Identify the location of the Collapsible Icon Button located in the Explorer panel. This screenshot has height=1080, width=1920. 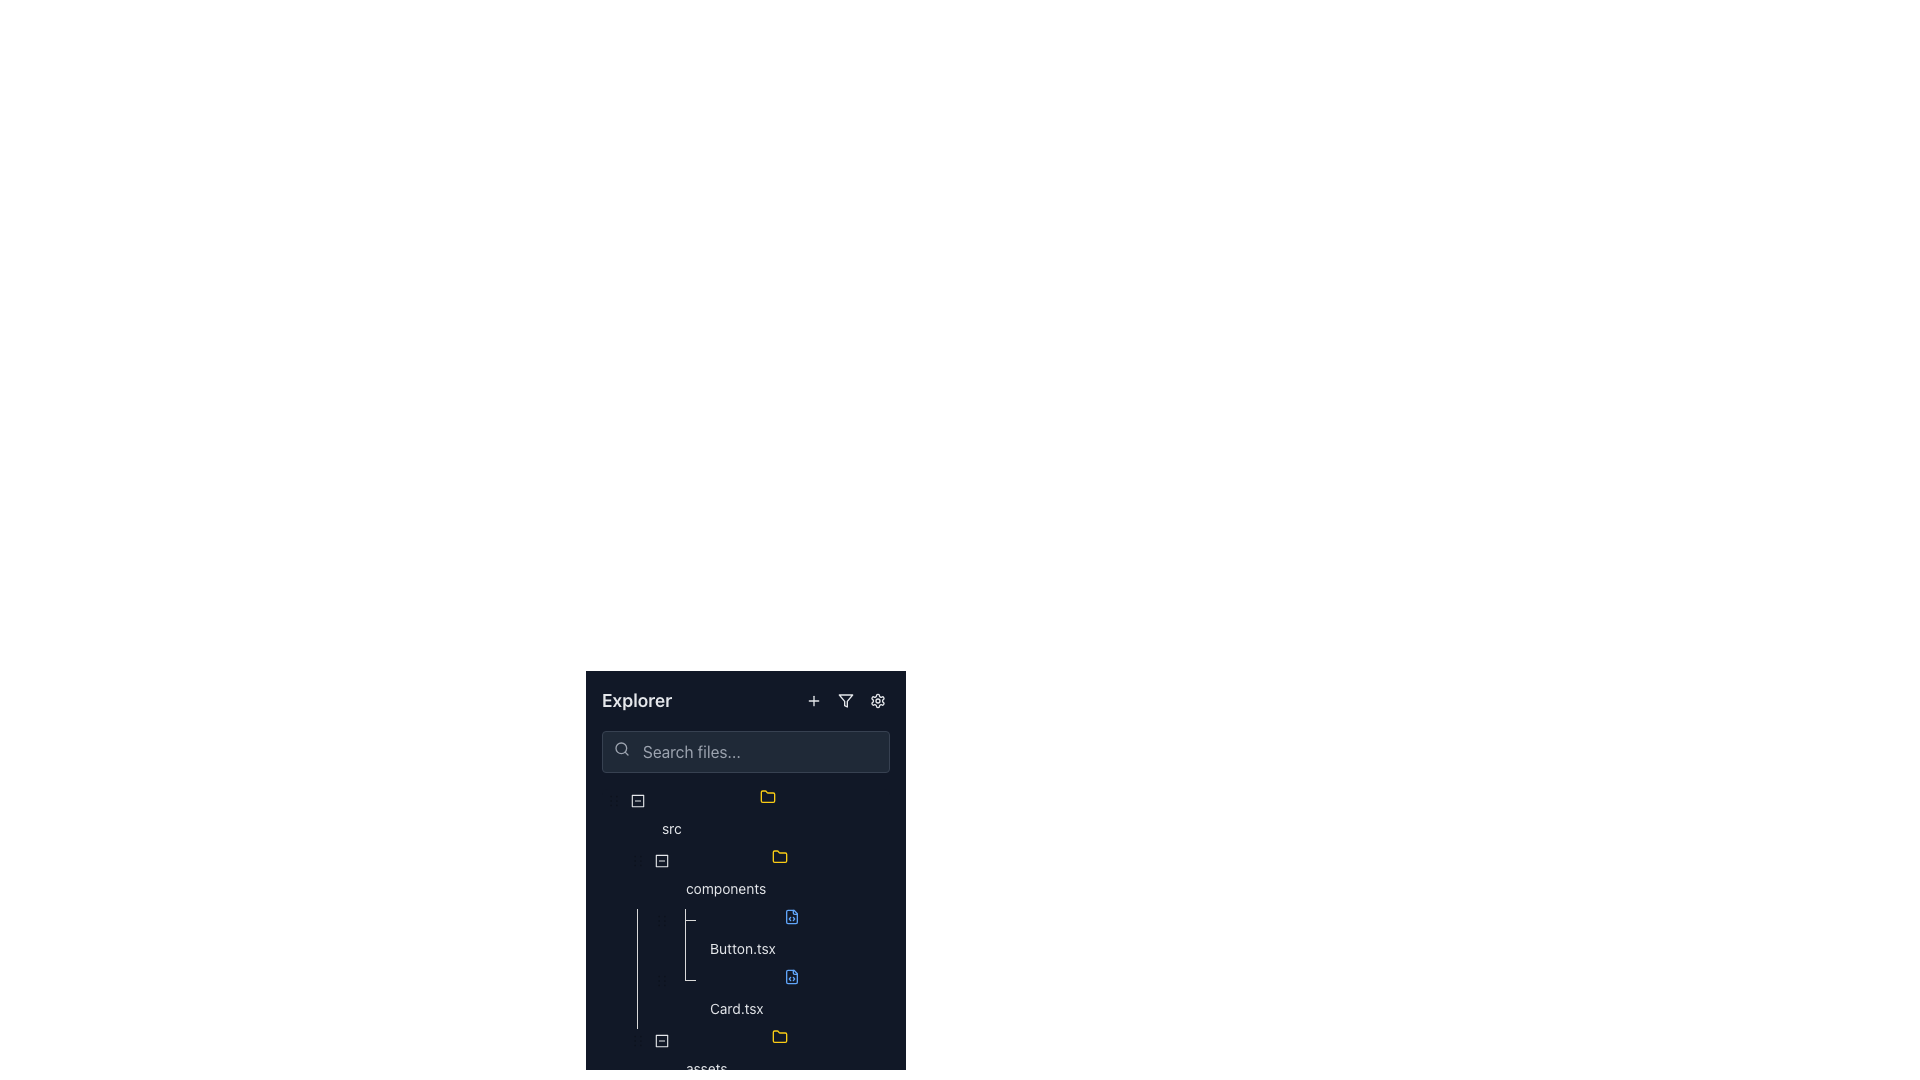
(662, 1040).